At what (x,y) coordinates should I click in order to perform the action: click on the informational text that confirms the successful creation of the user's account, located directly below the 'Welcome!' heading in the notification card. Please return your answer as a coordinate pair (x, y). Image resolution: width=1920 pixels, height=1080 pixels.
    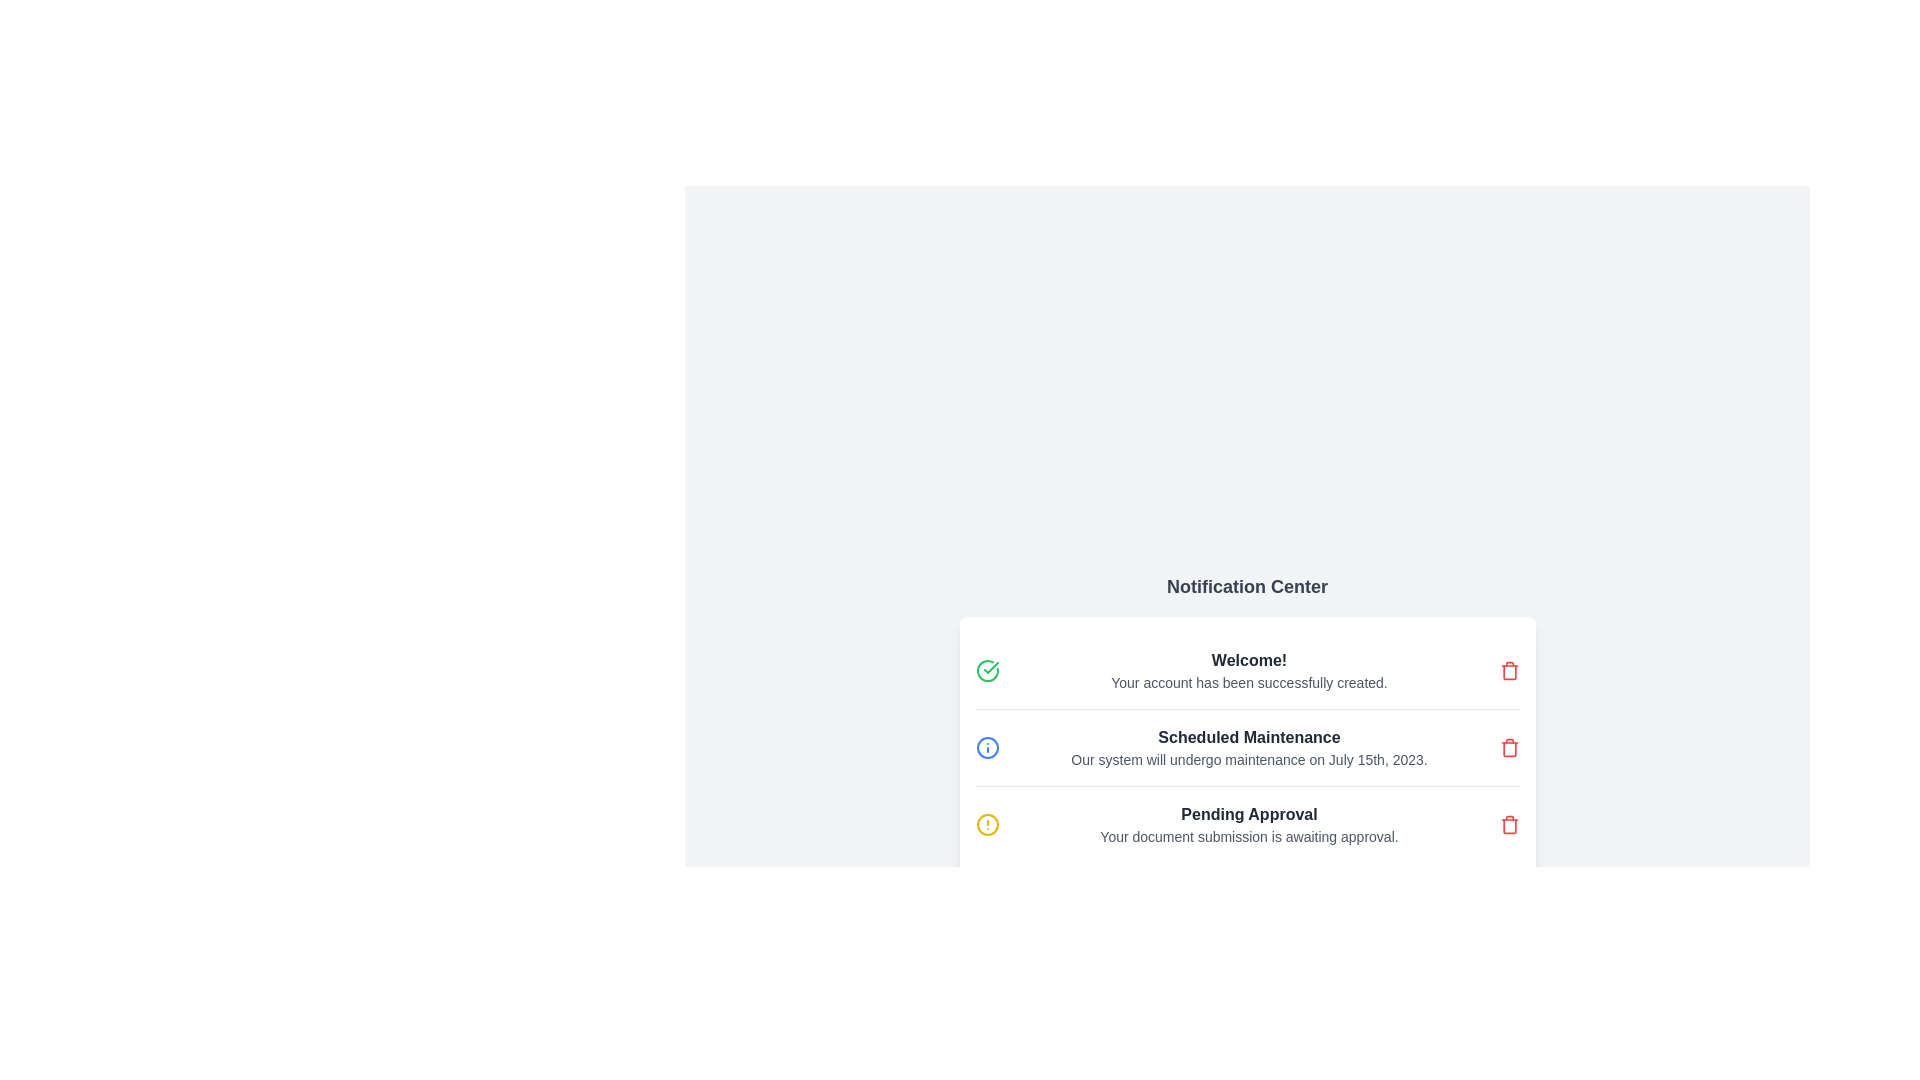
    Looking at the image, I should click on (1248, 681).